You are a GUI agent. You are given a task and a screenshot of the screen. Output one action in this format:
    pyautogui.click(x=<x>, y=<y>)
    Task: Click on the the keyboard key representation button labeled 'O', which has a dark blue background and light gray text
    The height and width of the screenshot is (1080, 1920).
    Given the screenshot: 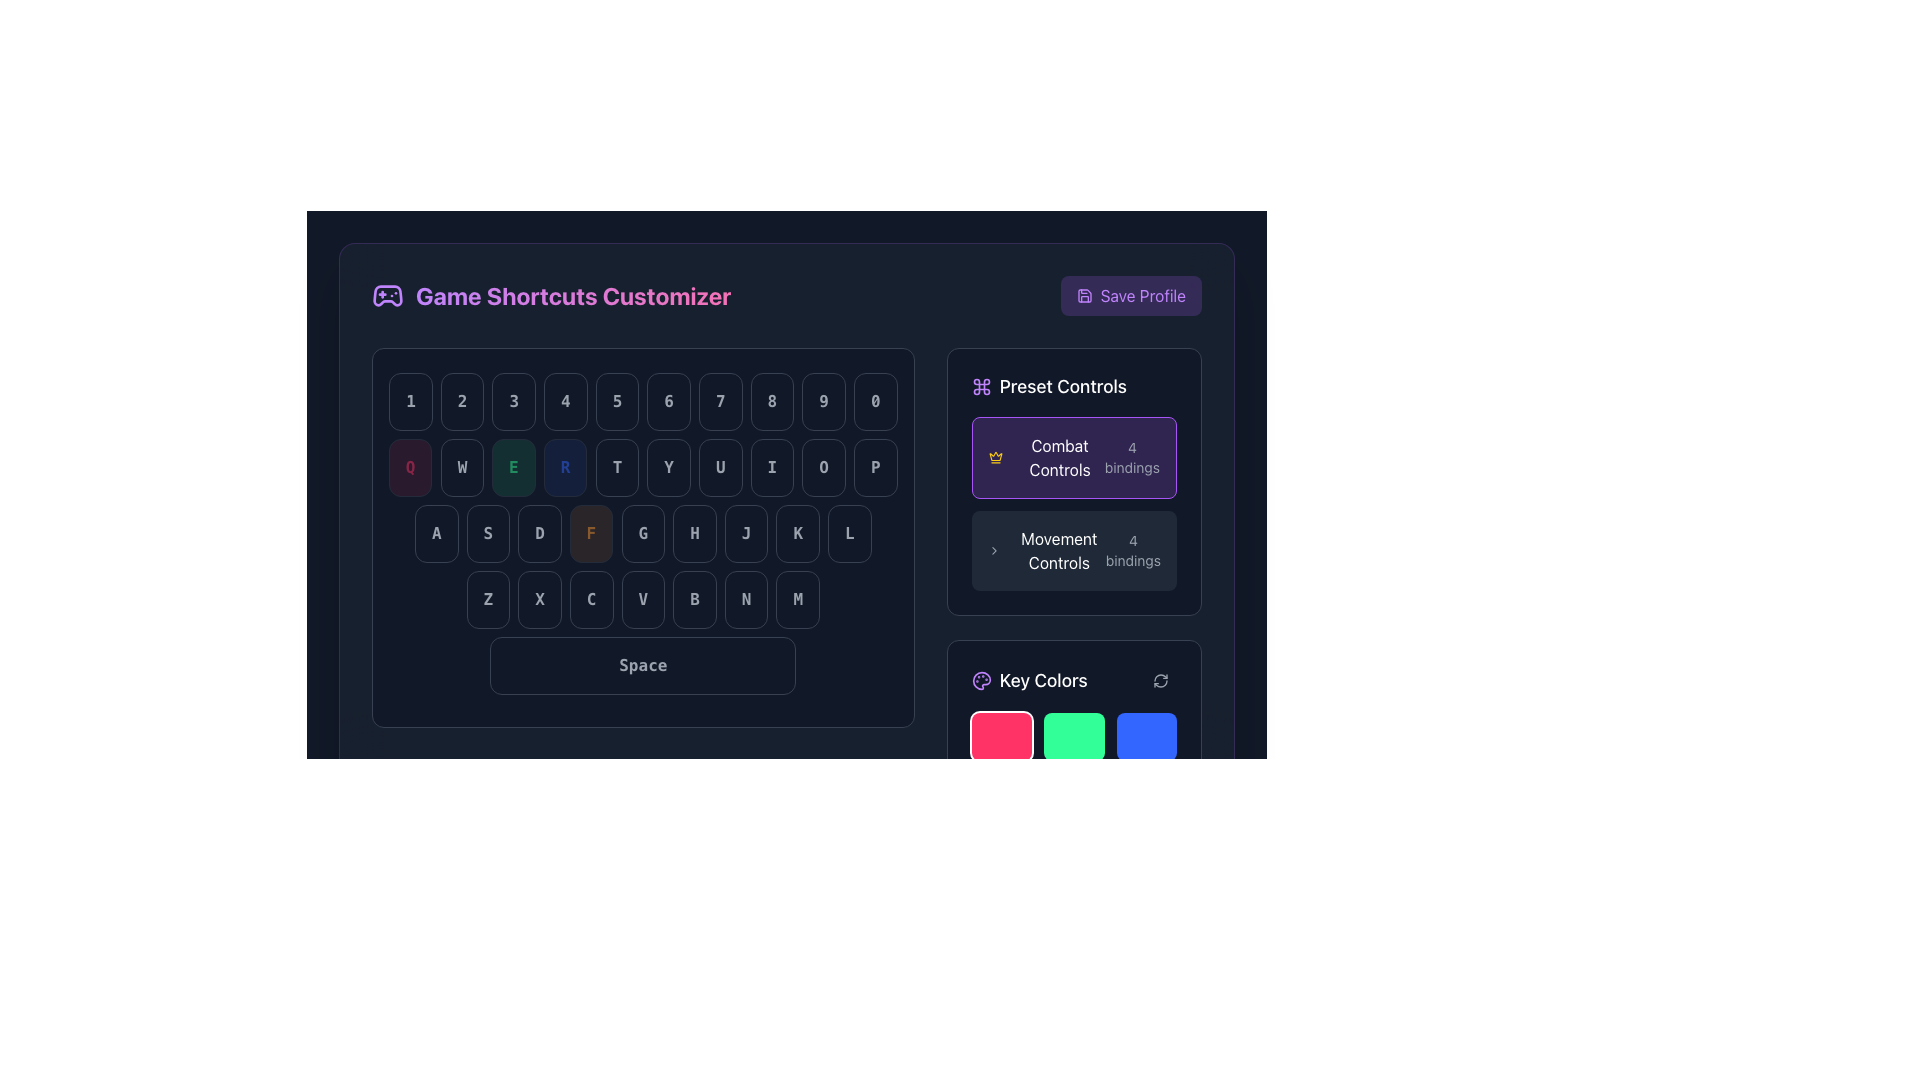 What is the action you would take?
    pyautogui.click(x=824, y=467)
    